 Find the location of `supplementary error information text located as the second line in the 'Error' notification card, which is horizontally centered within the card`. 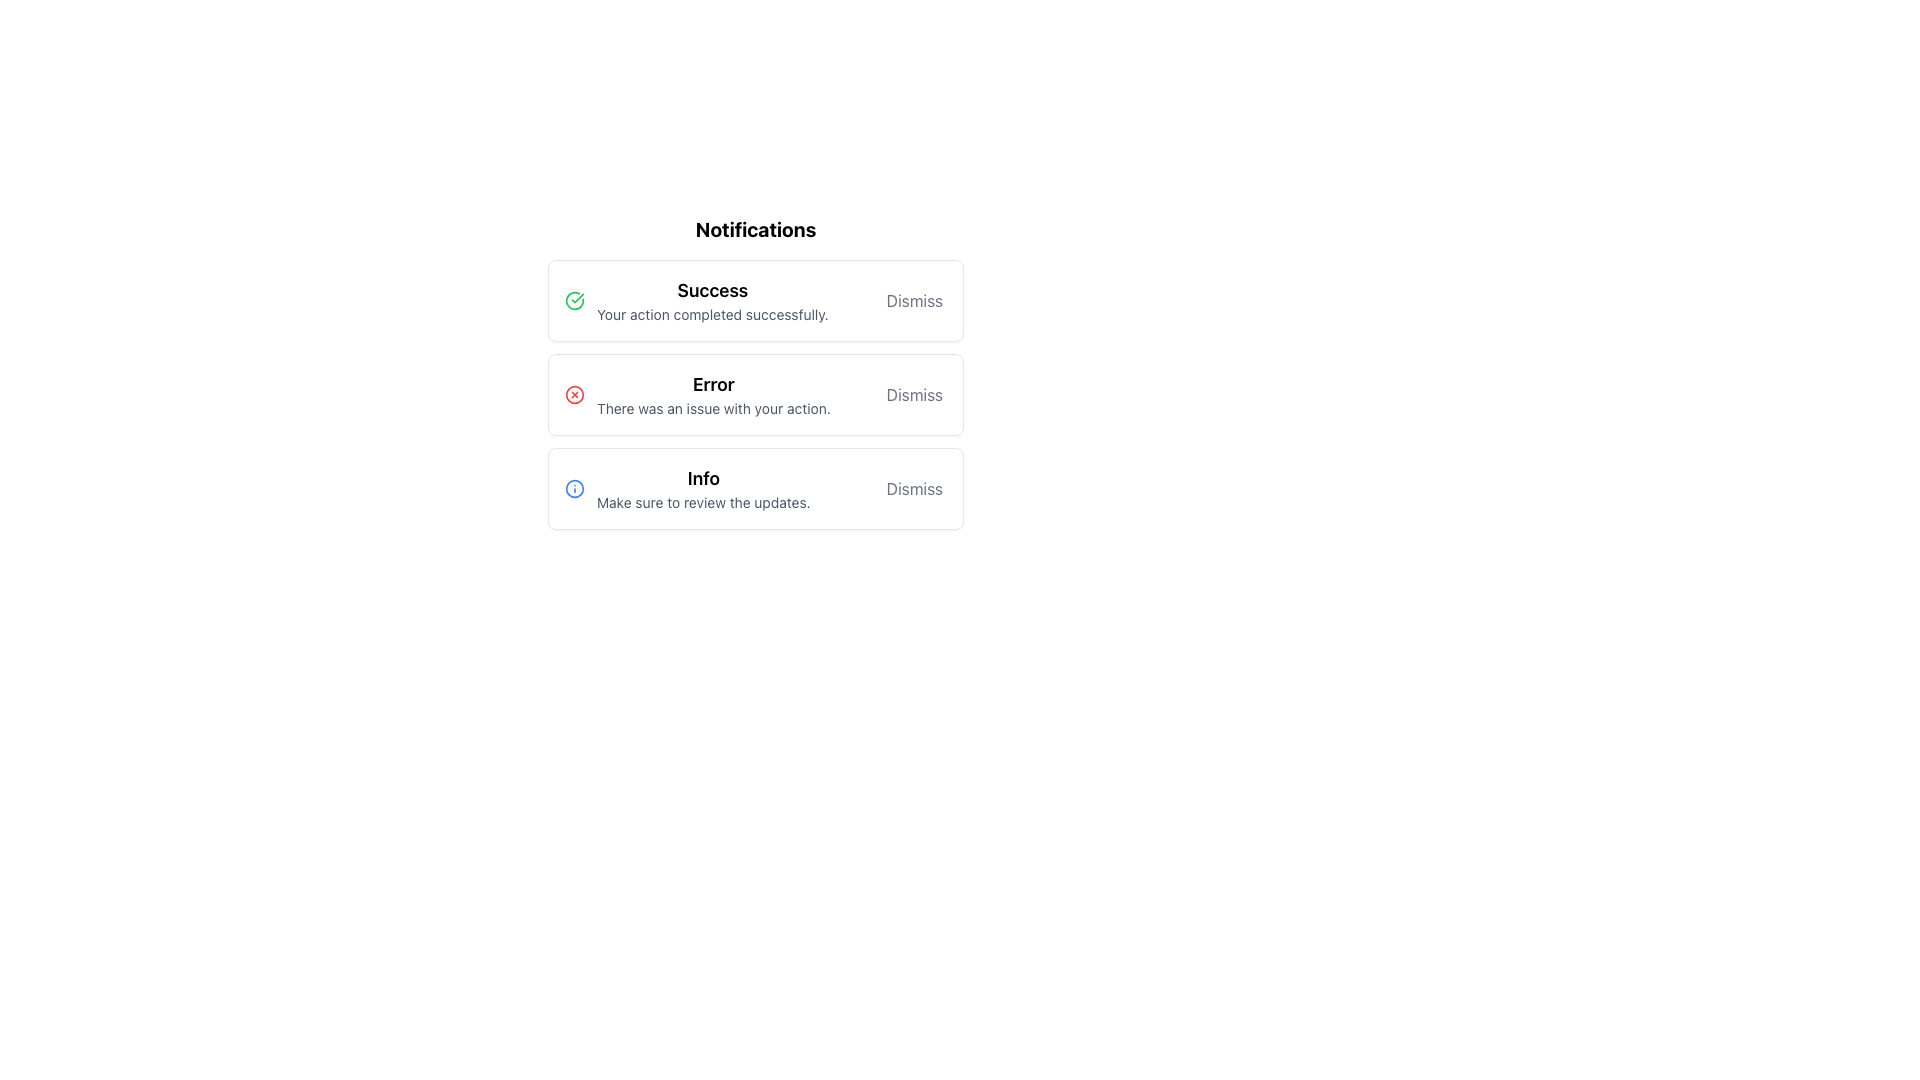

supplementary error information text located as the second line in the 'Error' notification card, which is horizontally centered within the card is located at coordinates (713, 407).